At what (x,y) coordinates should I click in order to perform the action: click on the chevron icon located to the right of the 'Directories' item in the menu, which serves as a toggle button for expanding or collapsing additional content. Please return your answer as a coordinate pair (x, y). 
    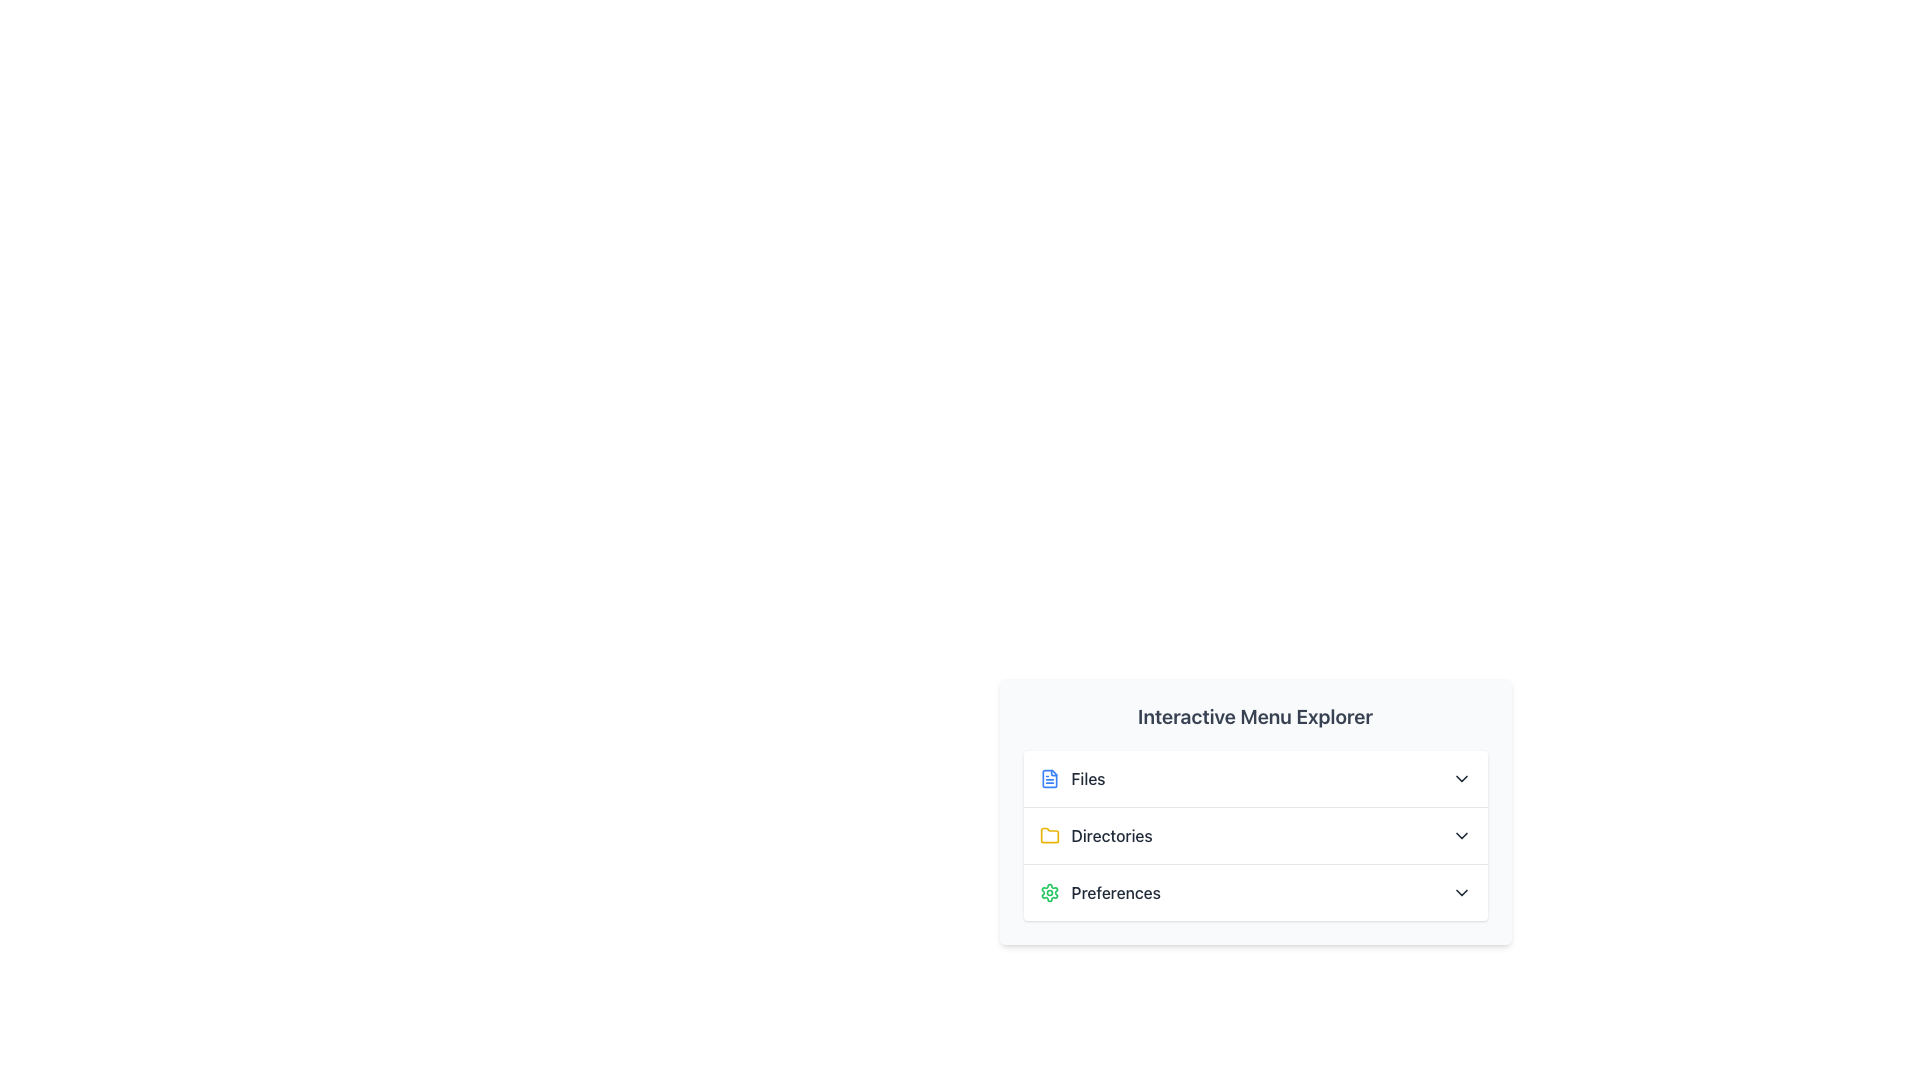
    Looking at the image, I should click on (1461, 836).